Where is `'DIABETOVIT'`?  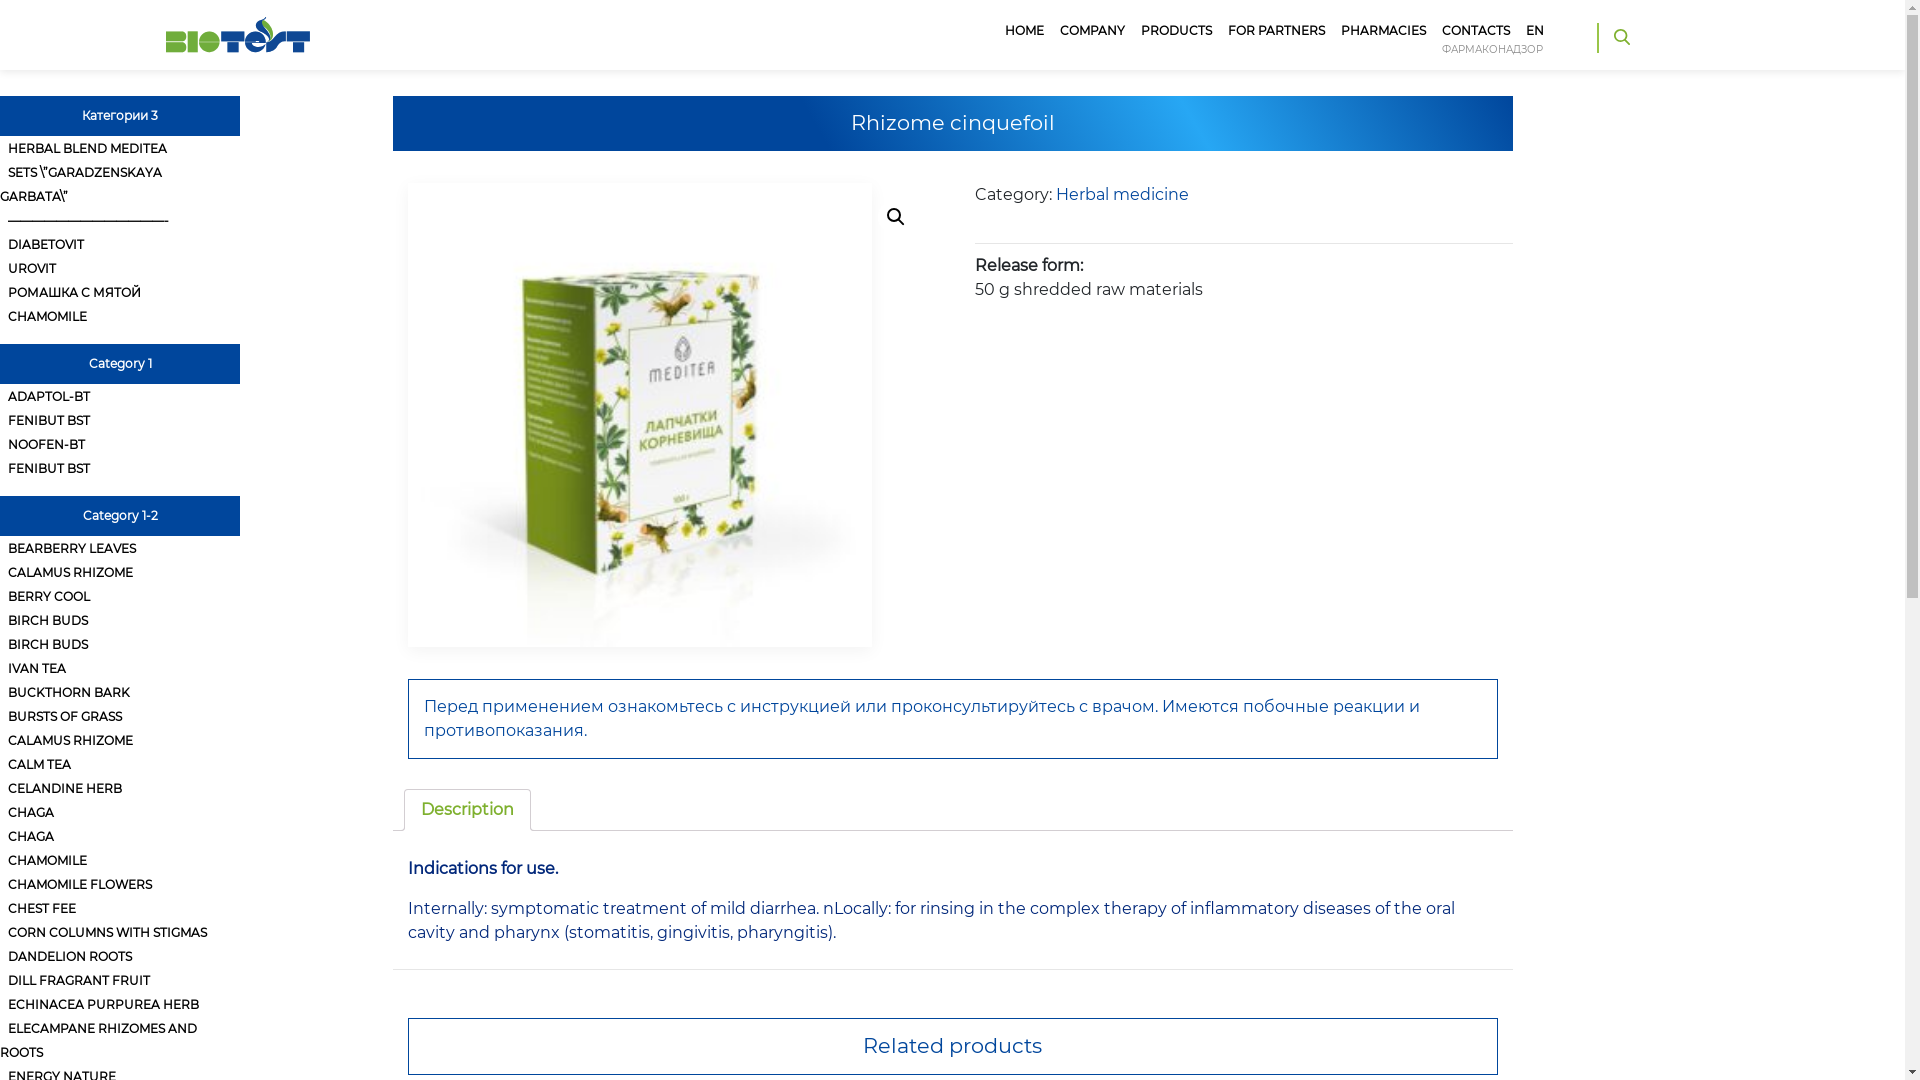 'DIABETOVIT' is located at coordinates (0, 243).